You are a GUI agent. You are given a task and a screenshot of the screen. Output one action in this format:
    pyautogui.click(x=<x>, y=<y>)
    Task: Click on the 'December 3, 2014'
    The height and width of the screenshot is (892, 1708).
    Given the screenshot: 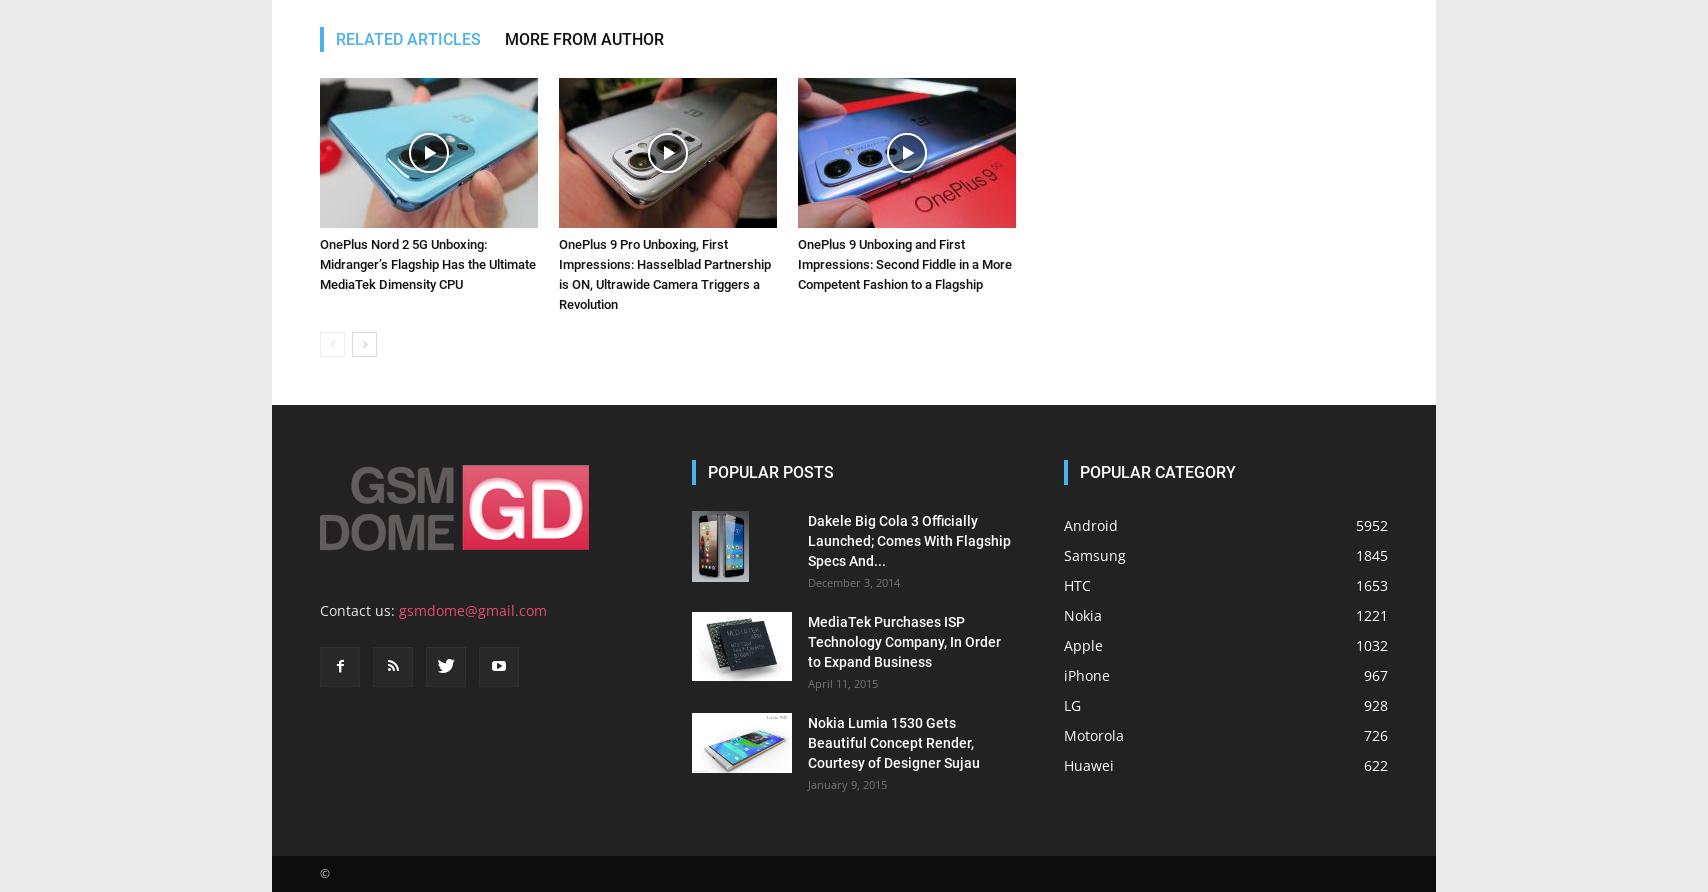 What is the action you would take?
    pyautogui.click(x=854, y=581)
    